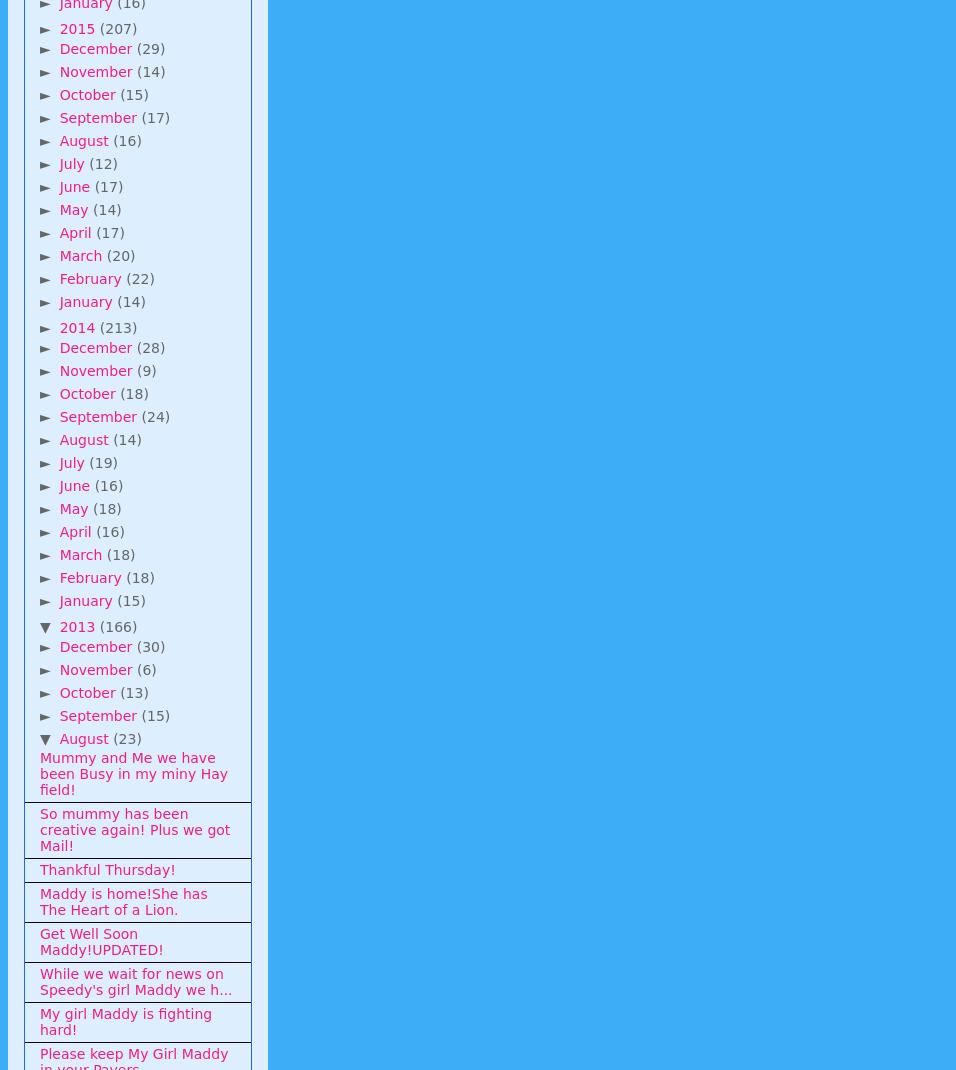  What do you see at coordinates (77, 27) in the screenshot?
I see `'2015'` at bounding box center [77, 27].